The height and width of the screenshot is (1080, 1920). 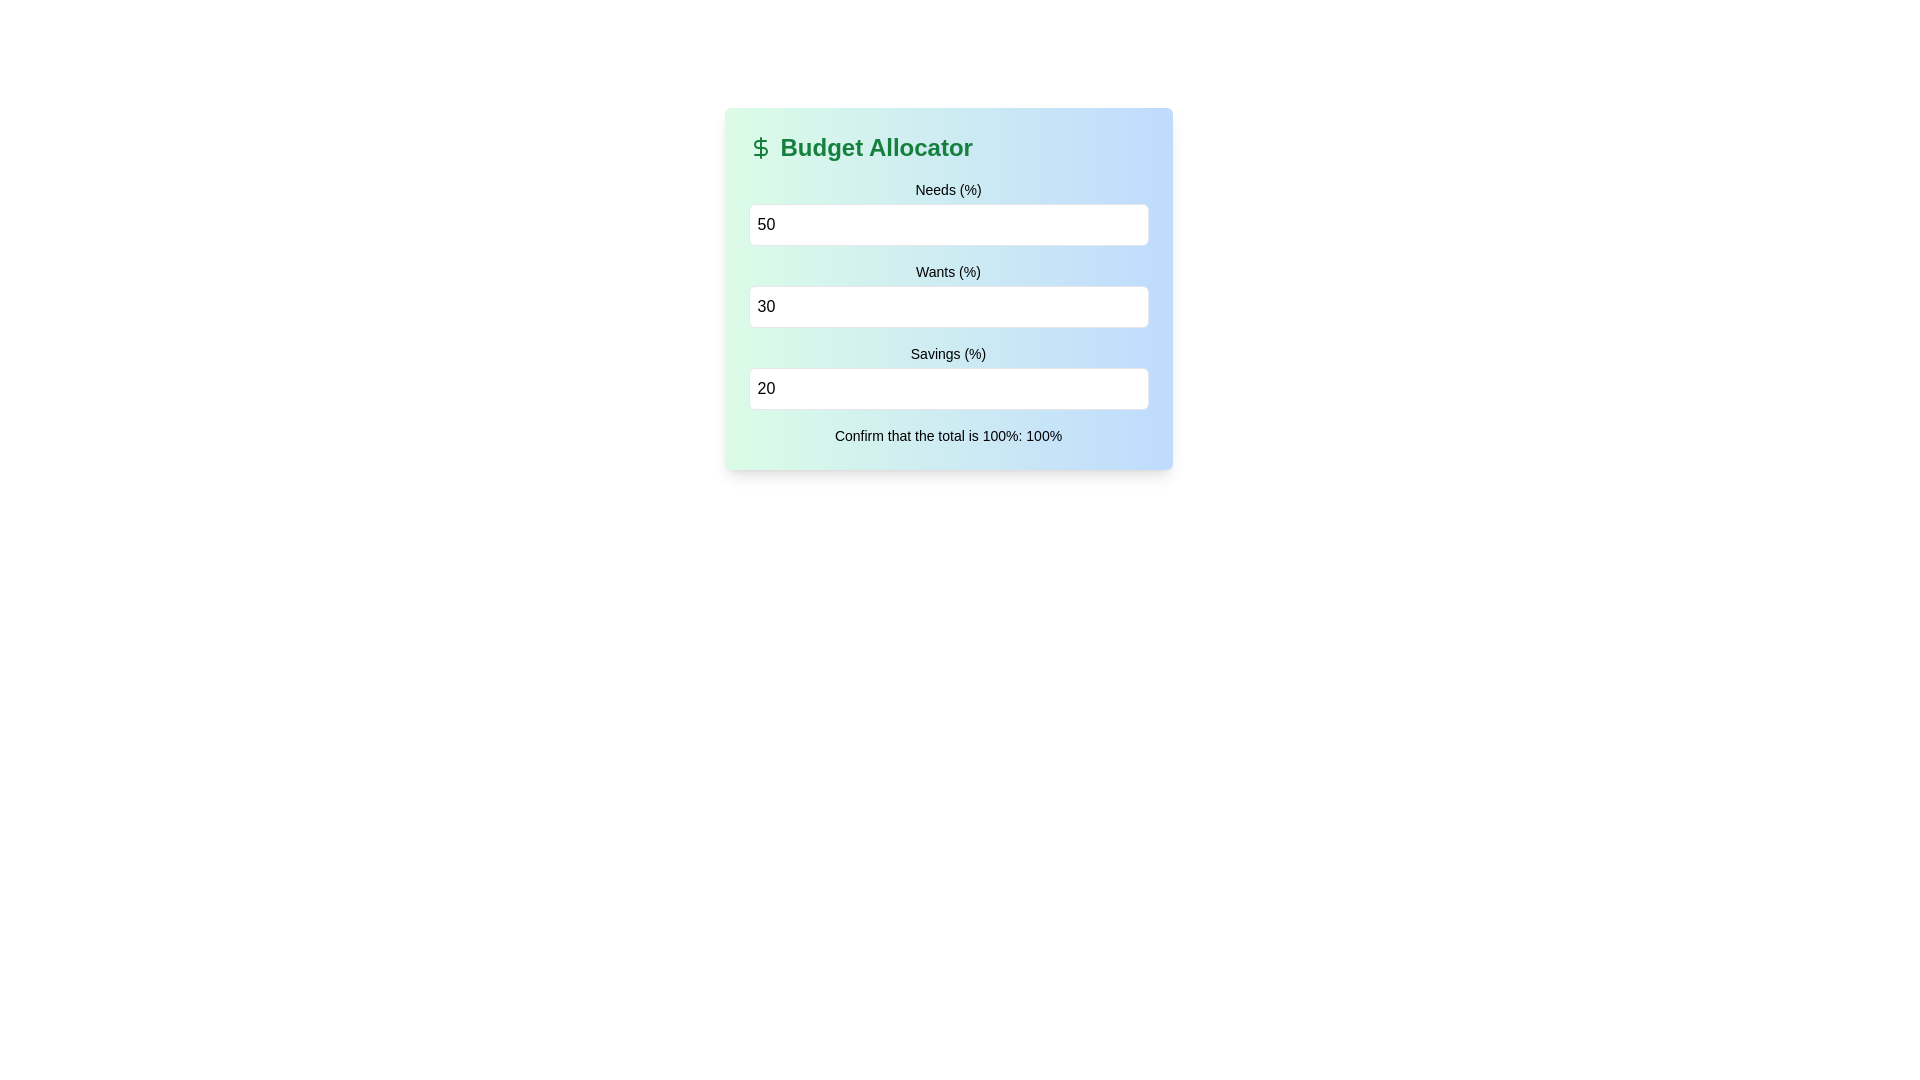 What do you see at coordinates (947, 224) in the screenshot?
I see `the 'Needs (%)' number input field for editing` at bounding box center [947, 224].